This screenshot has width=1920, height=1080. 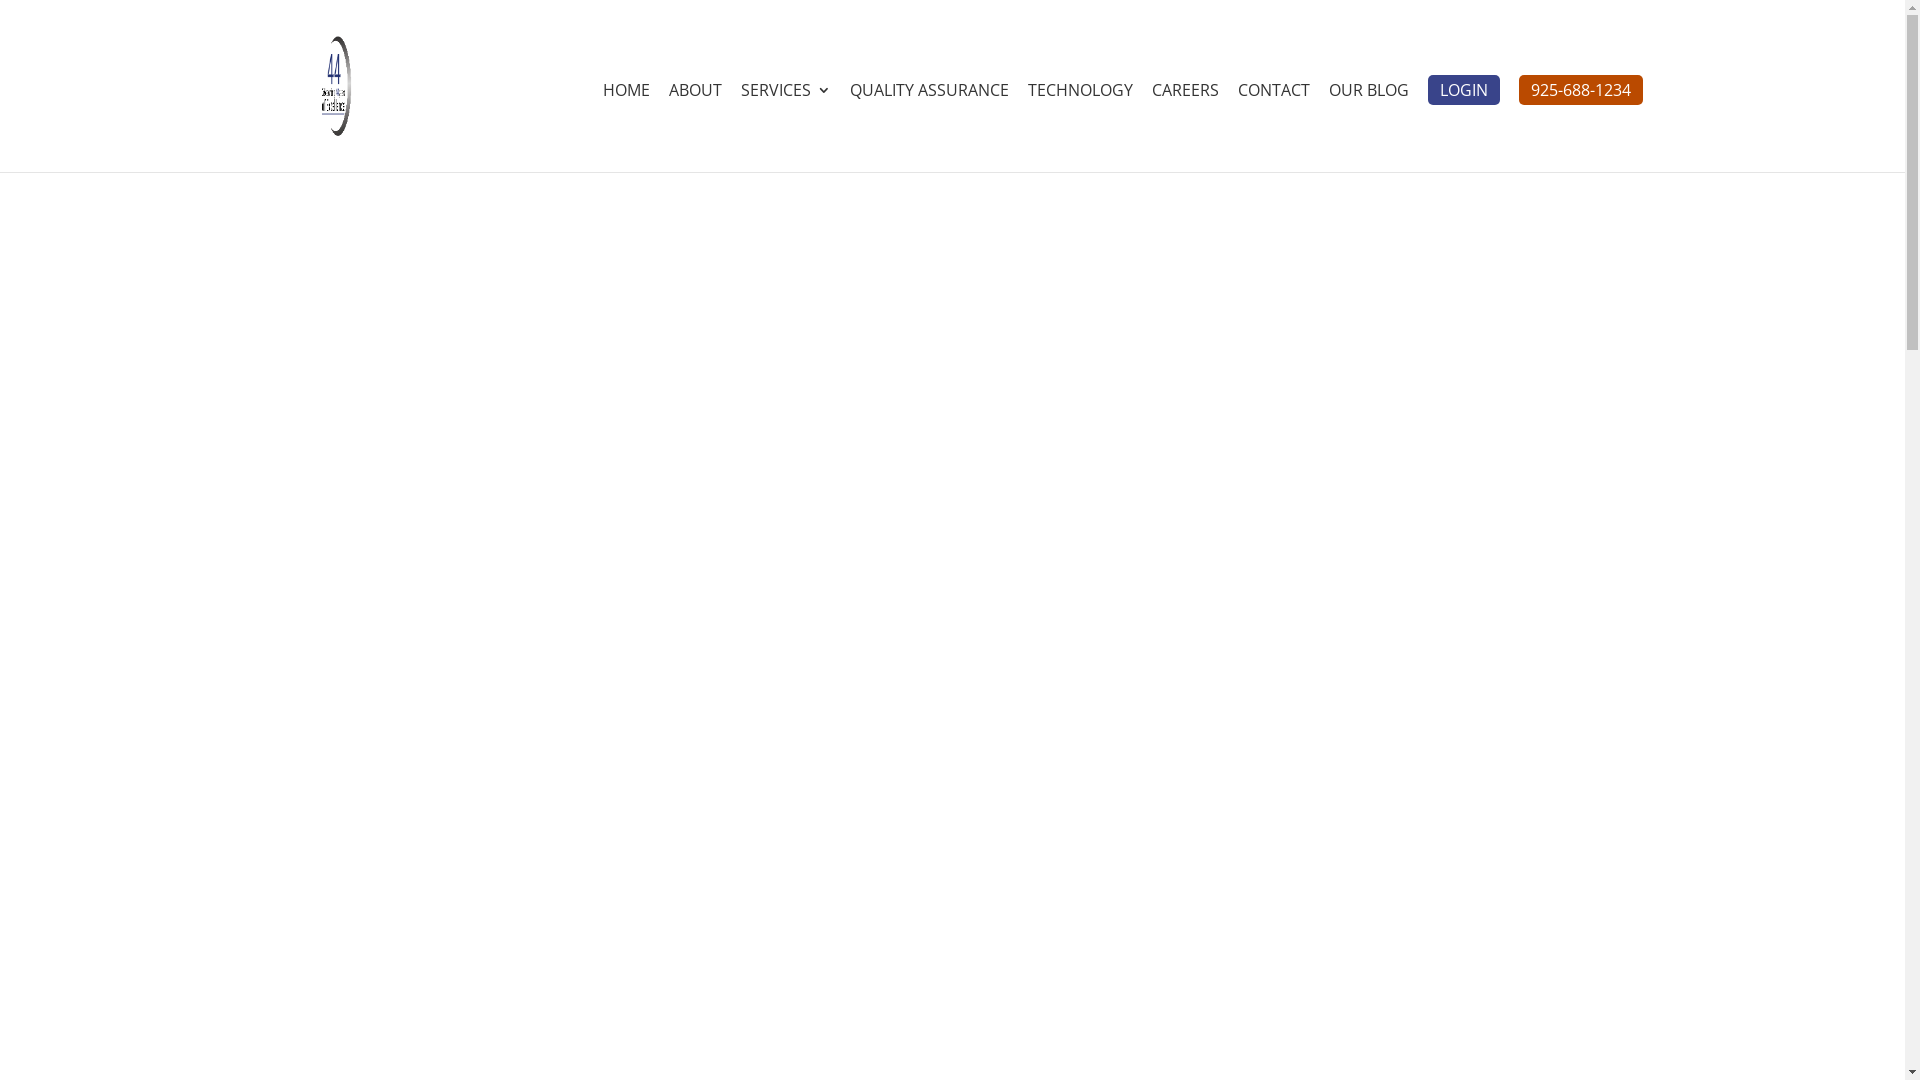 What do you see at coordinates (784, 127) in the screenshot?
I see `'SERVICES'` at bounding box center [784, 127].